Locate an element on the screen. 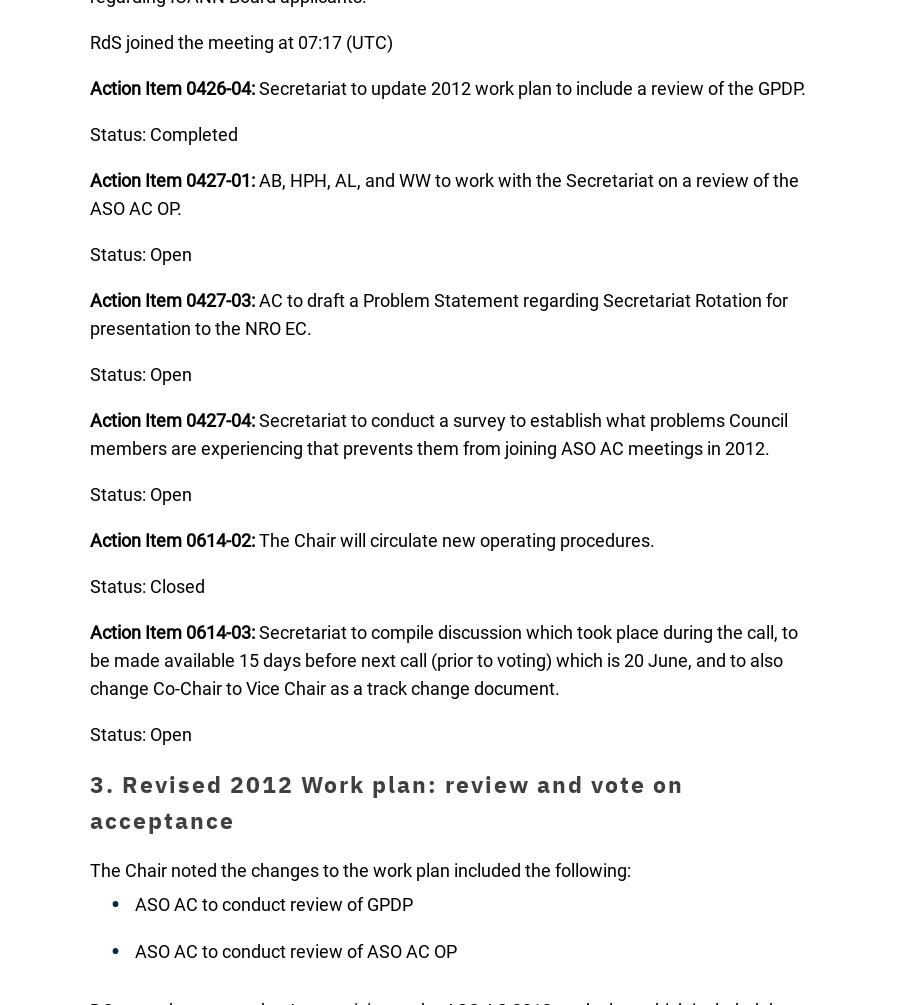  'Action Item 0427-03:' is located at coordinates (171, 299).